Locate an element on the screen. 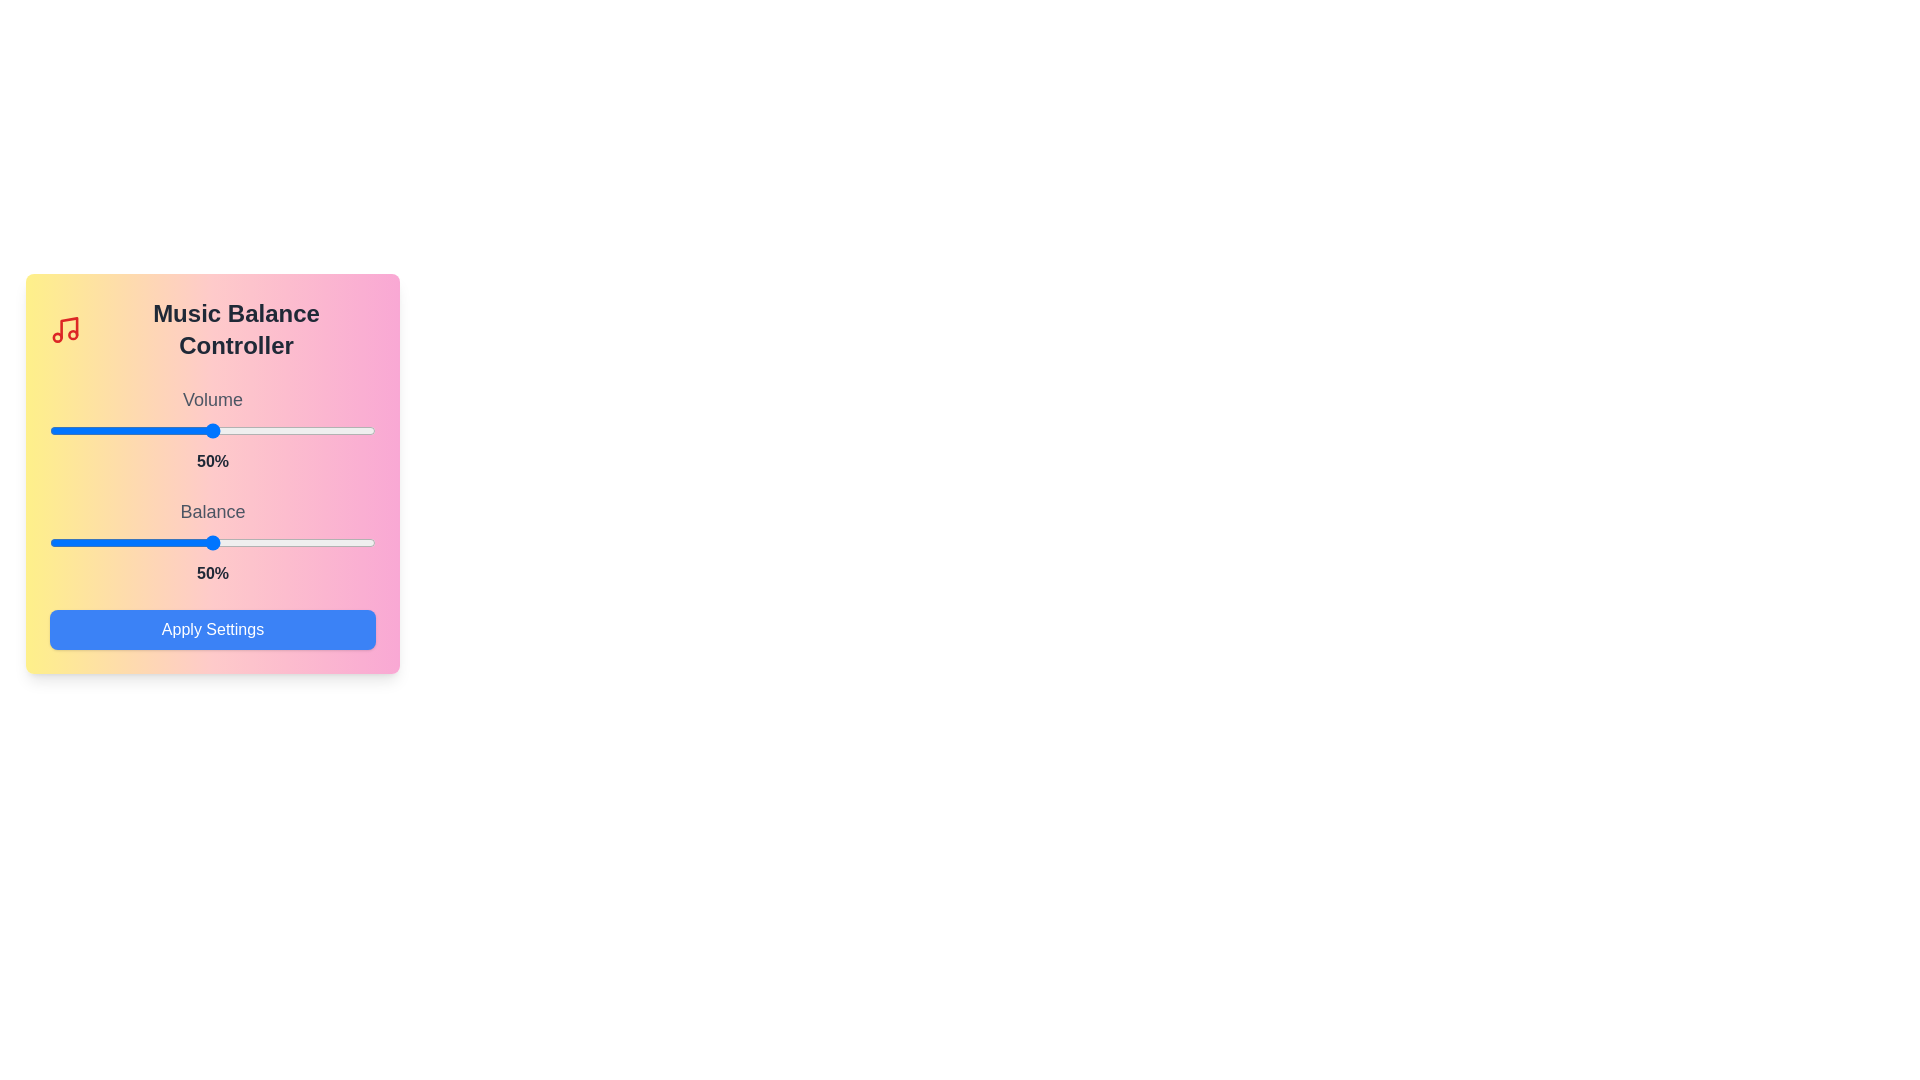  the volume slider to set the volume to 1% is located at coordinates (53, 430).